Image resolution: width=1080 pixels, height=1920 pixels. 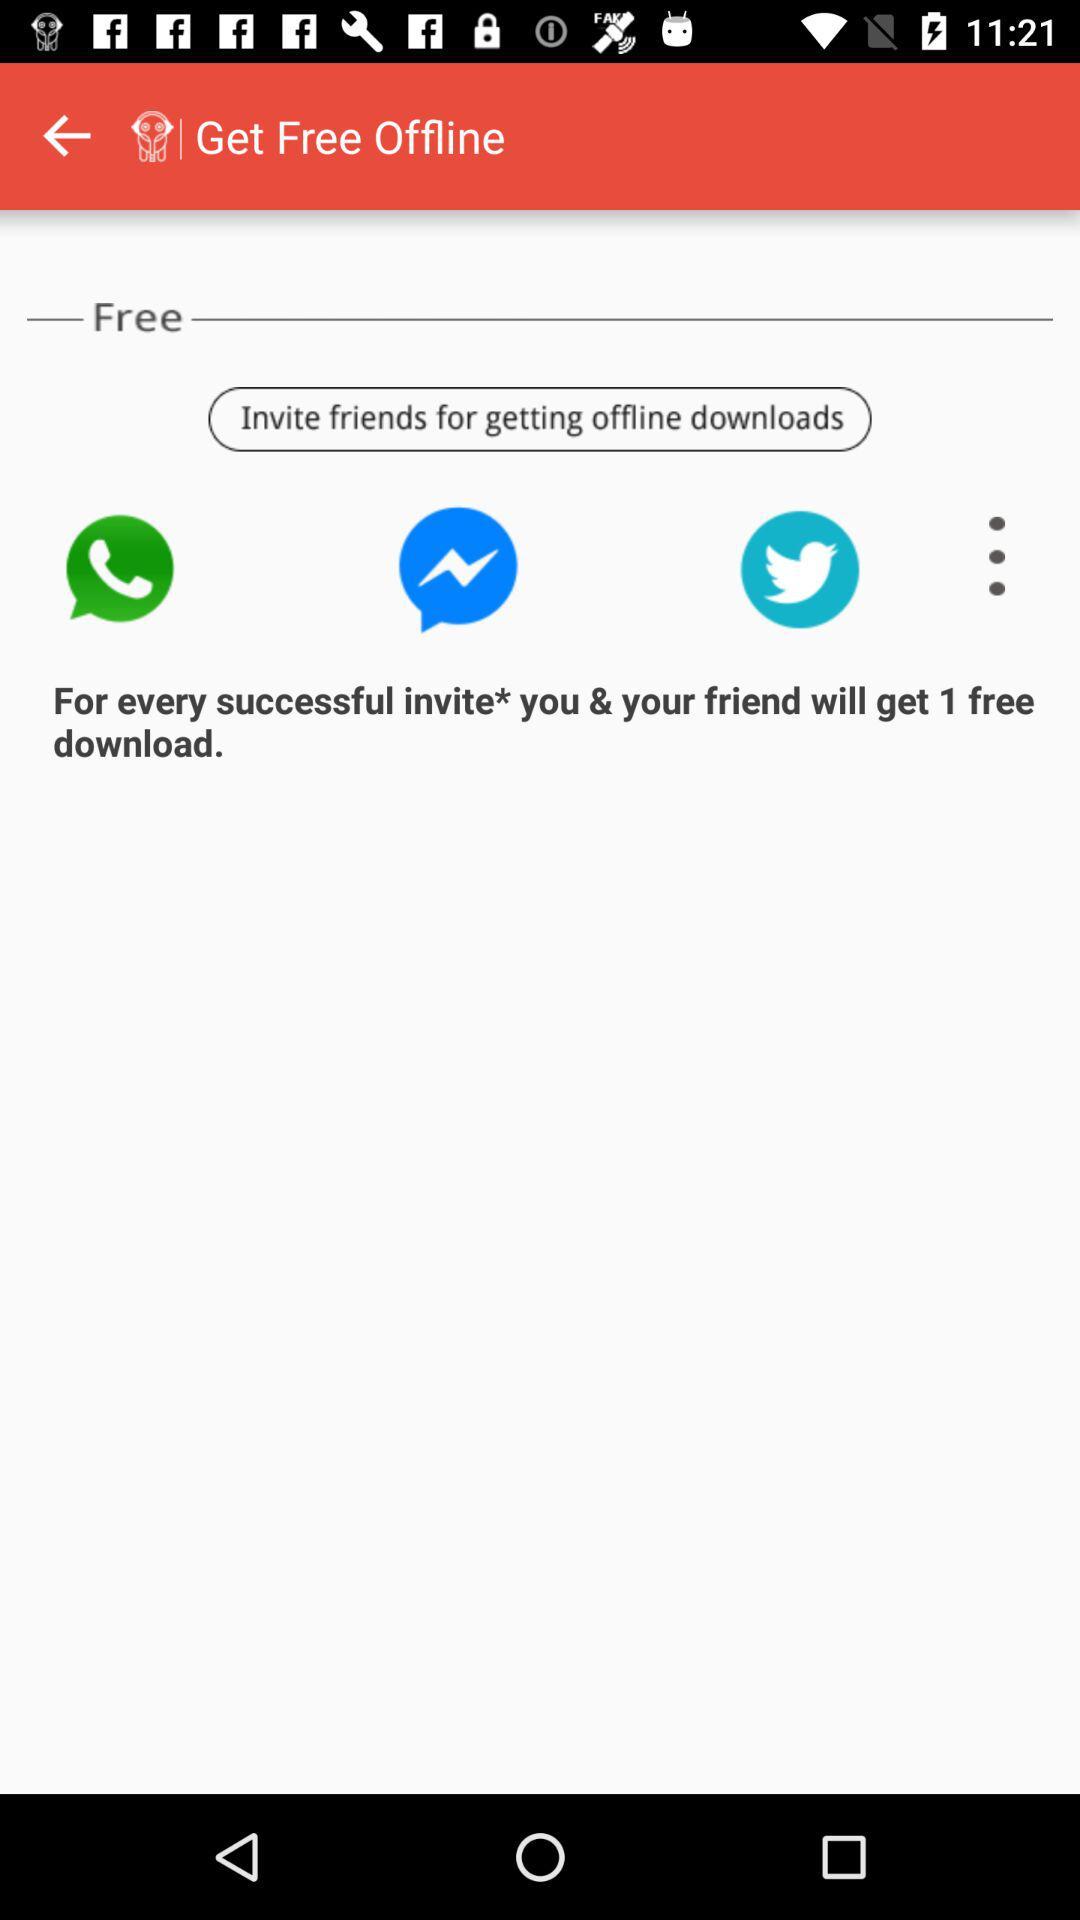 I want to click on open twitter, so click(x=799, y=568).